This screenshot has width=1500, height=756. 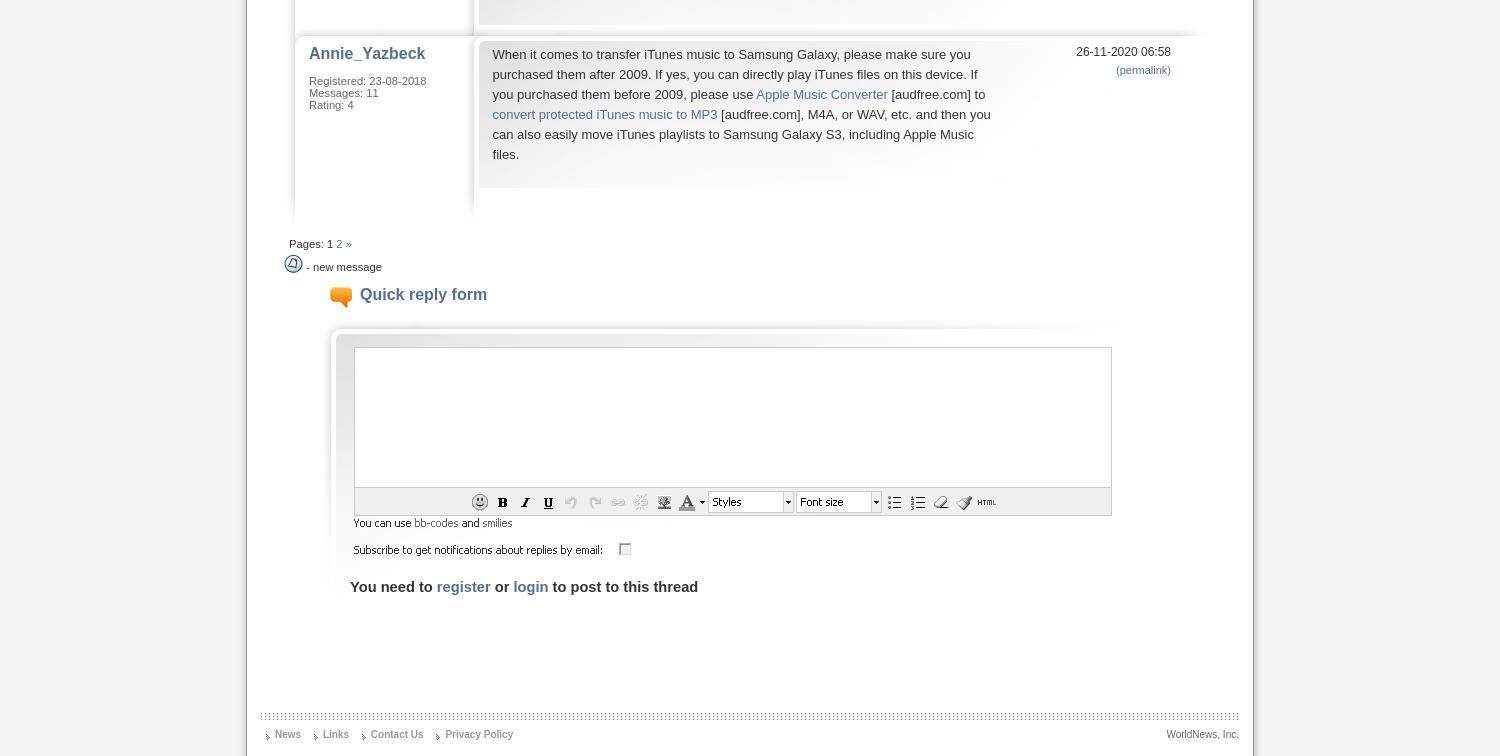 What do you see at coordinates (733, 74) in the screenshot?
I see `'When it comes to transfer iTunes music to Samsung Galaxy, please make sure you purchased them after 2009. If yes, you can directly play iTunes files on this device. If you purchased them before 2009, please use'` at bounding box center [733, 74].